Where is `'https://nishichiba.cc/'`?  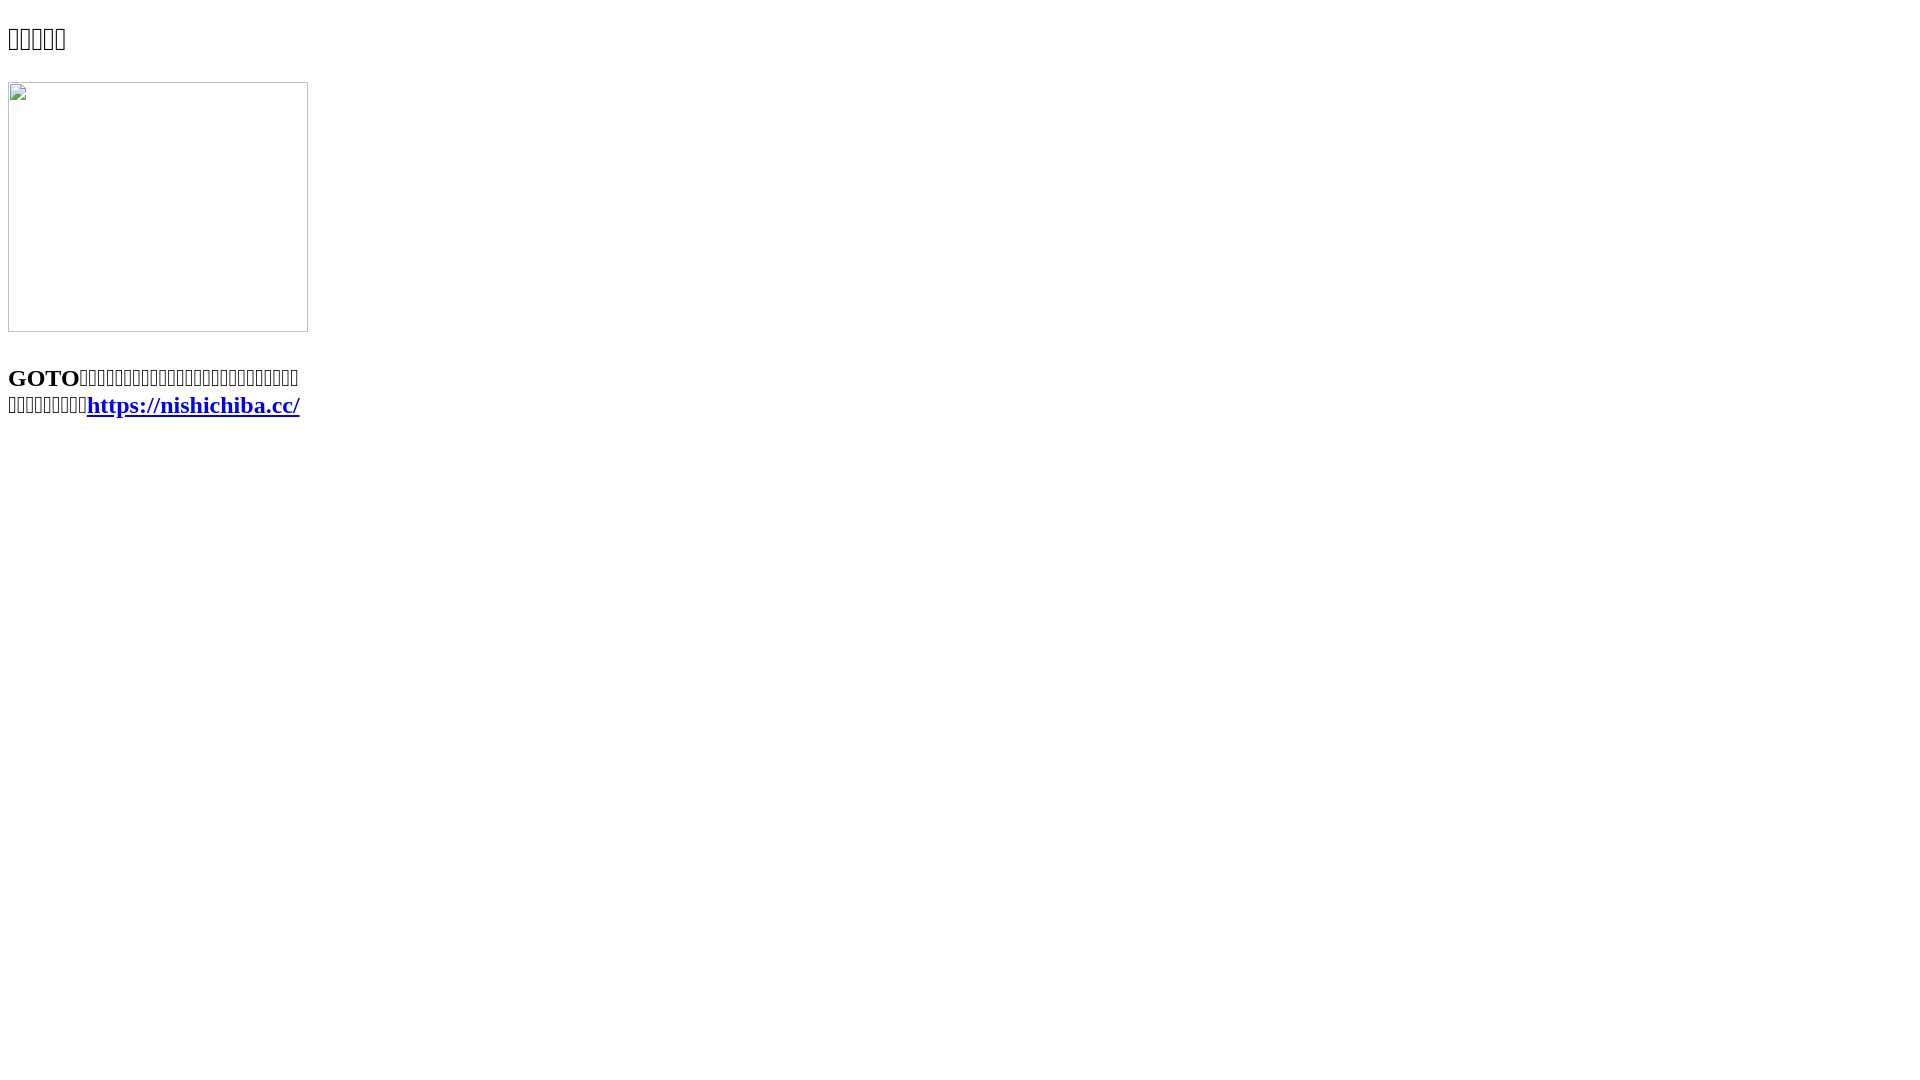
'https://nishichiba.cc/' is located at coordinates (85, 405).